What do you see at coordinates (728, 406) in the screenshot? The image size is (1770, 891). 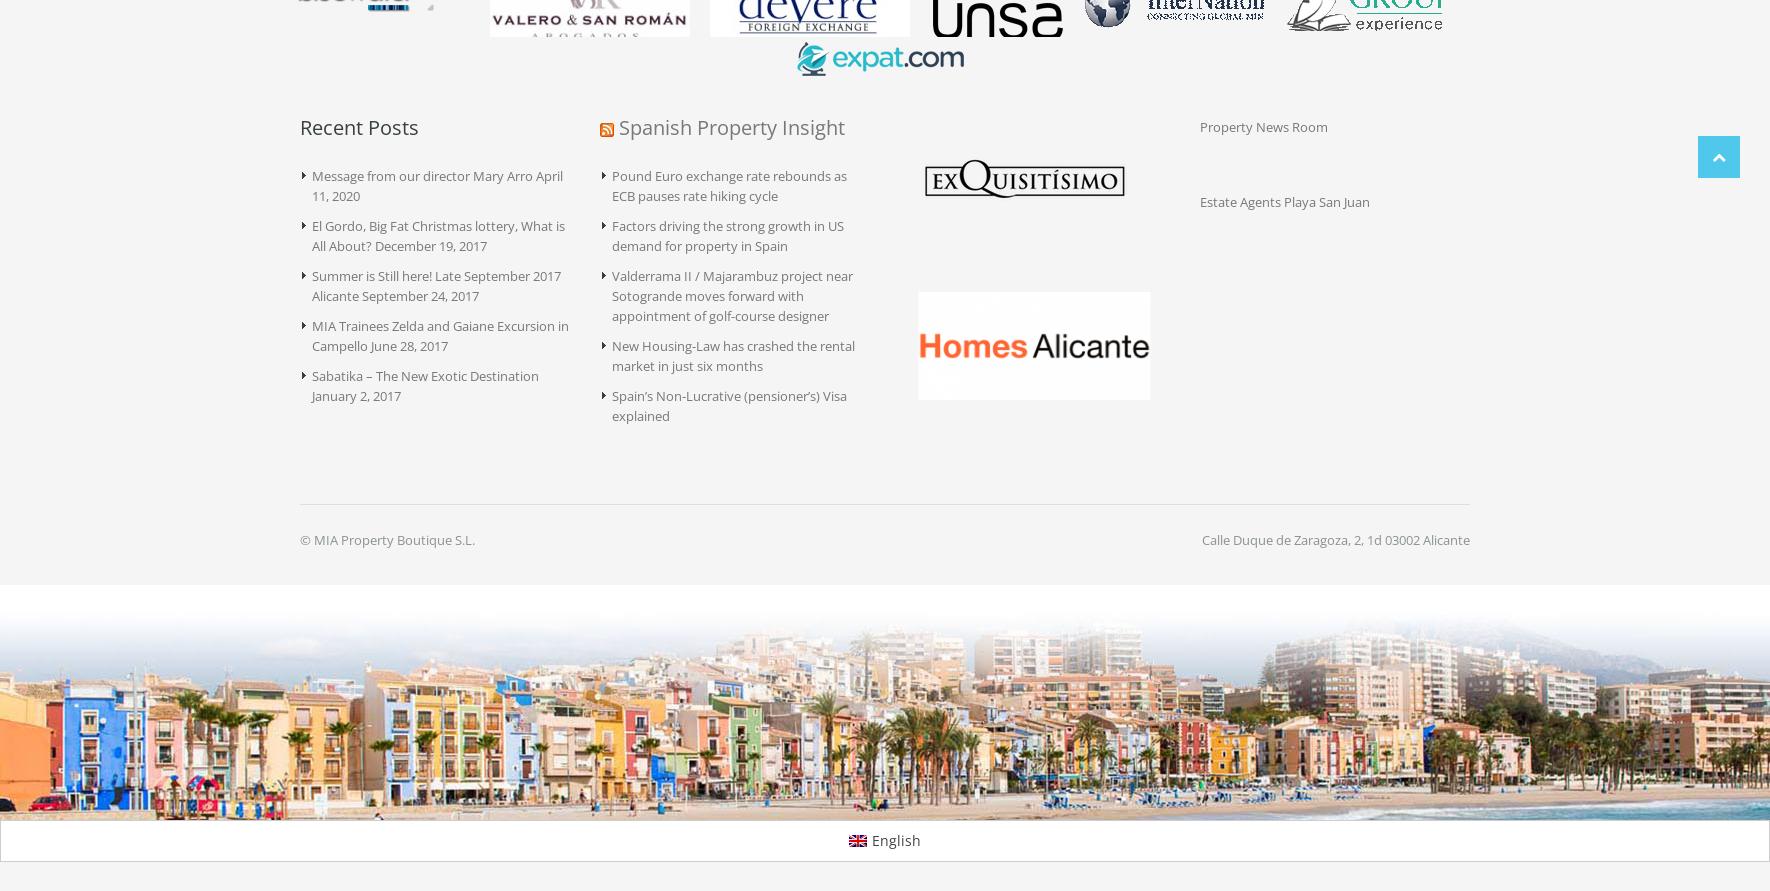 I see `'Spain’s Non-Lucrative (pensioner’s) Visa explained'` at bounding box center [728, 406].